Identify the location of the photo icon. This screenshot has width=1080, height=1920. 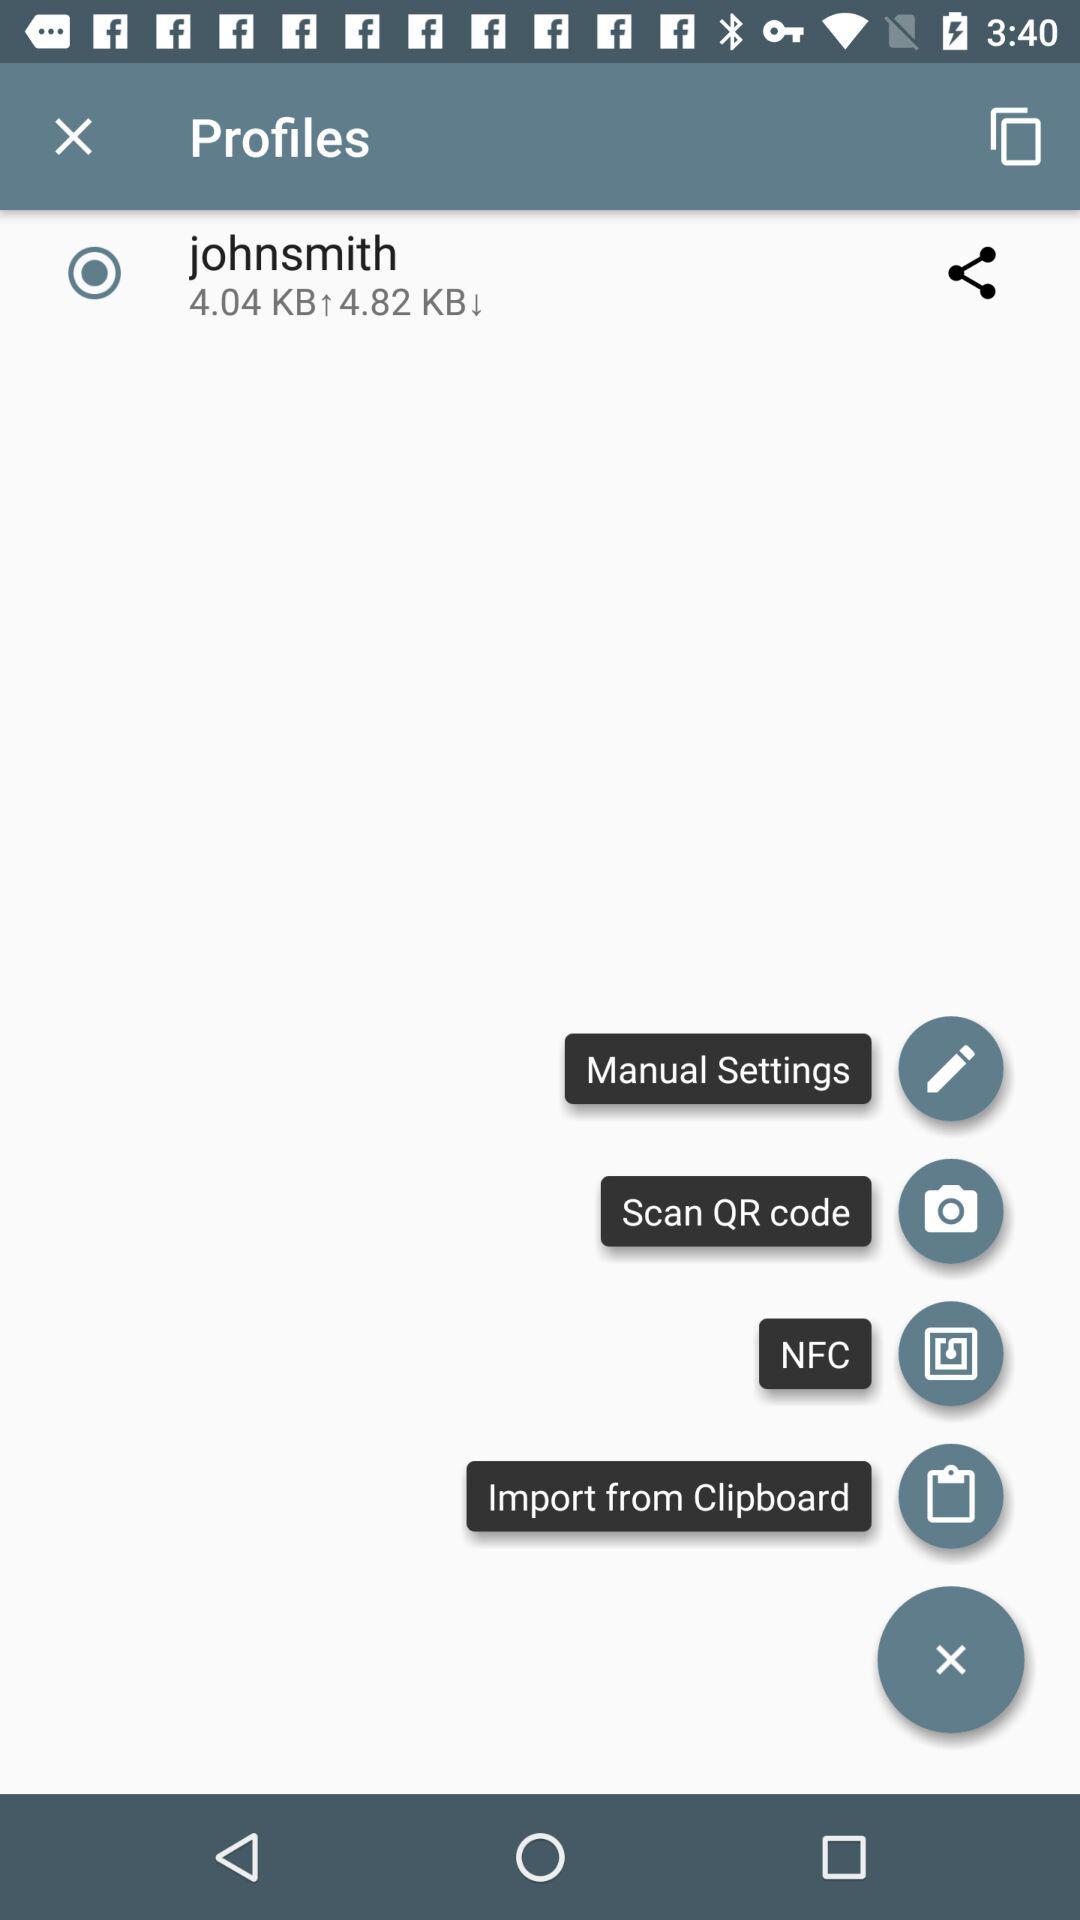
(950, 1210).